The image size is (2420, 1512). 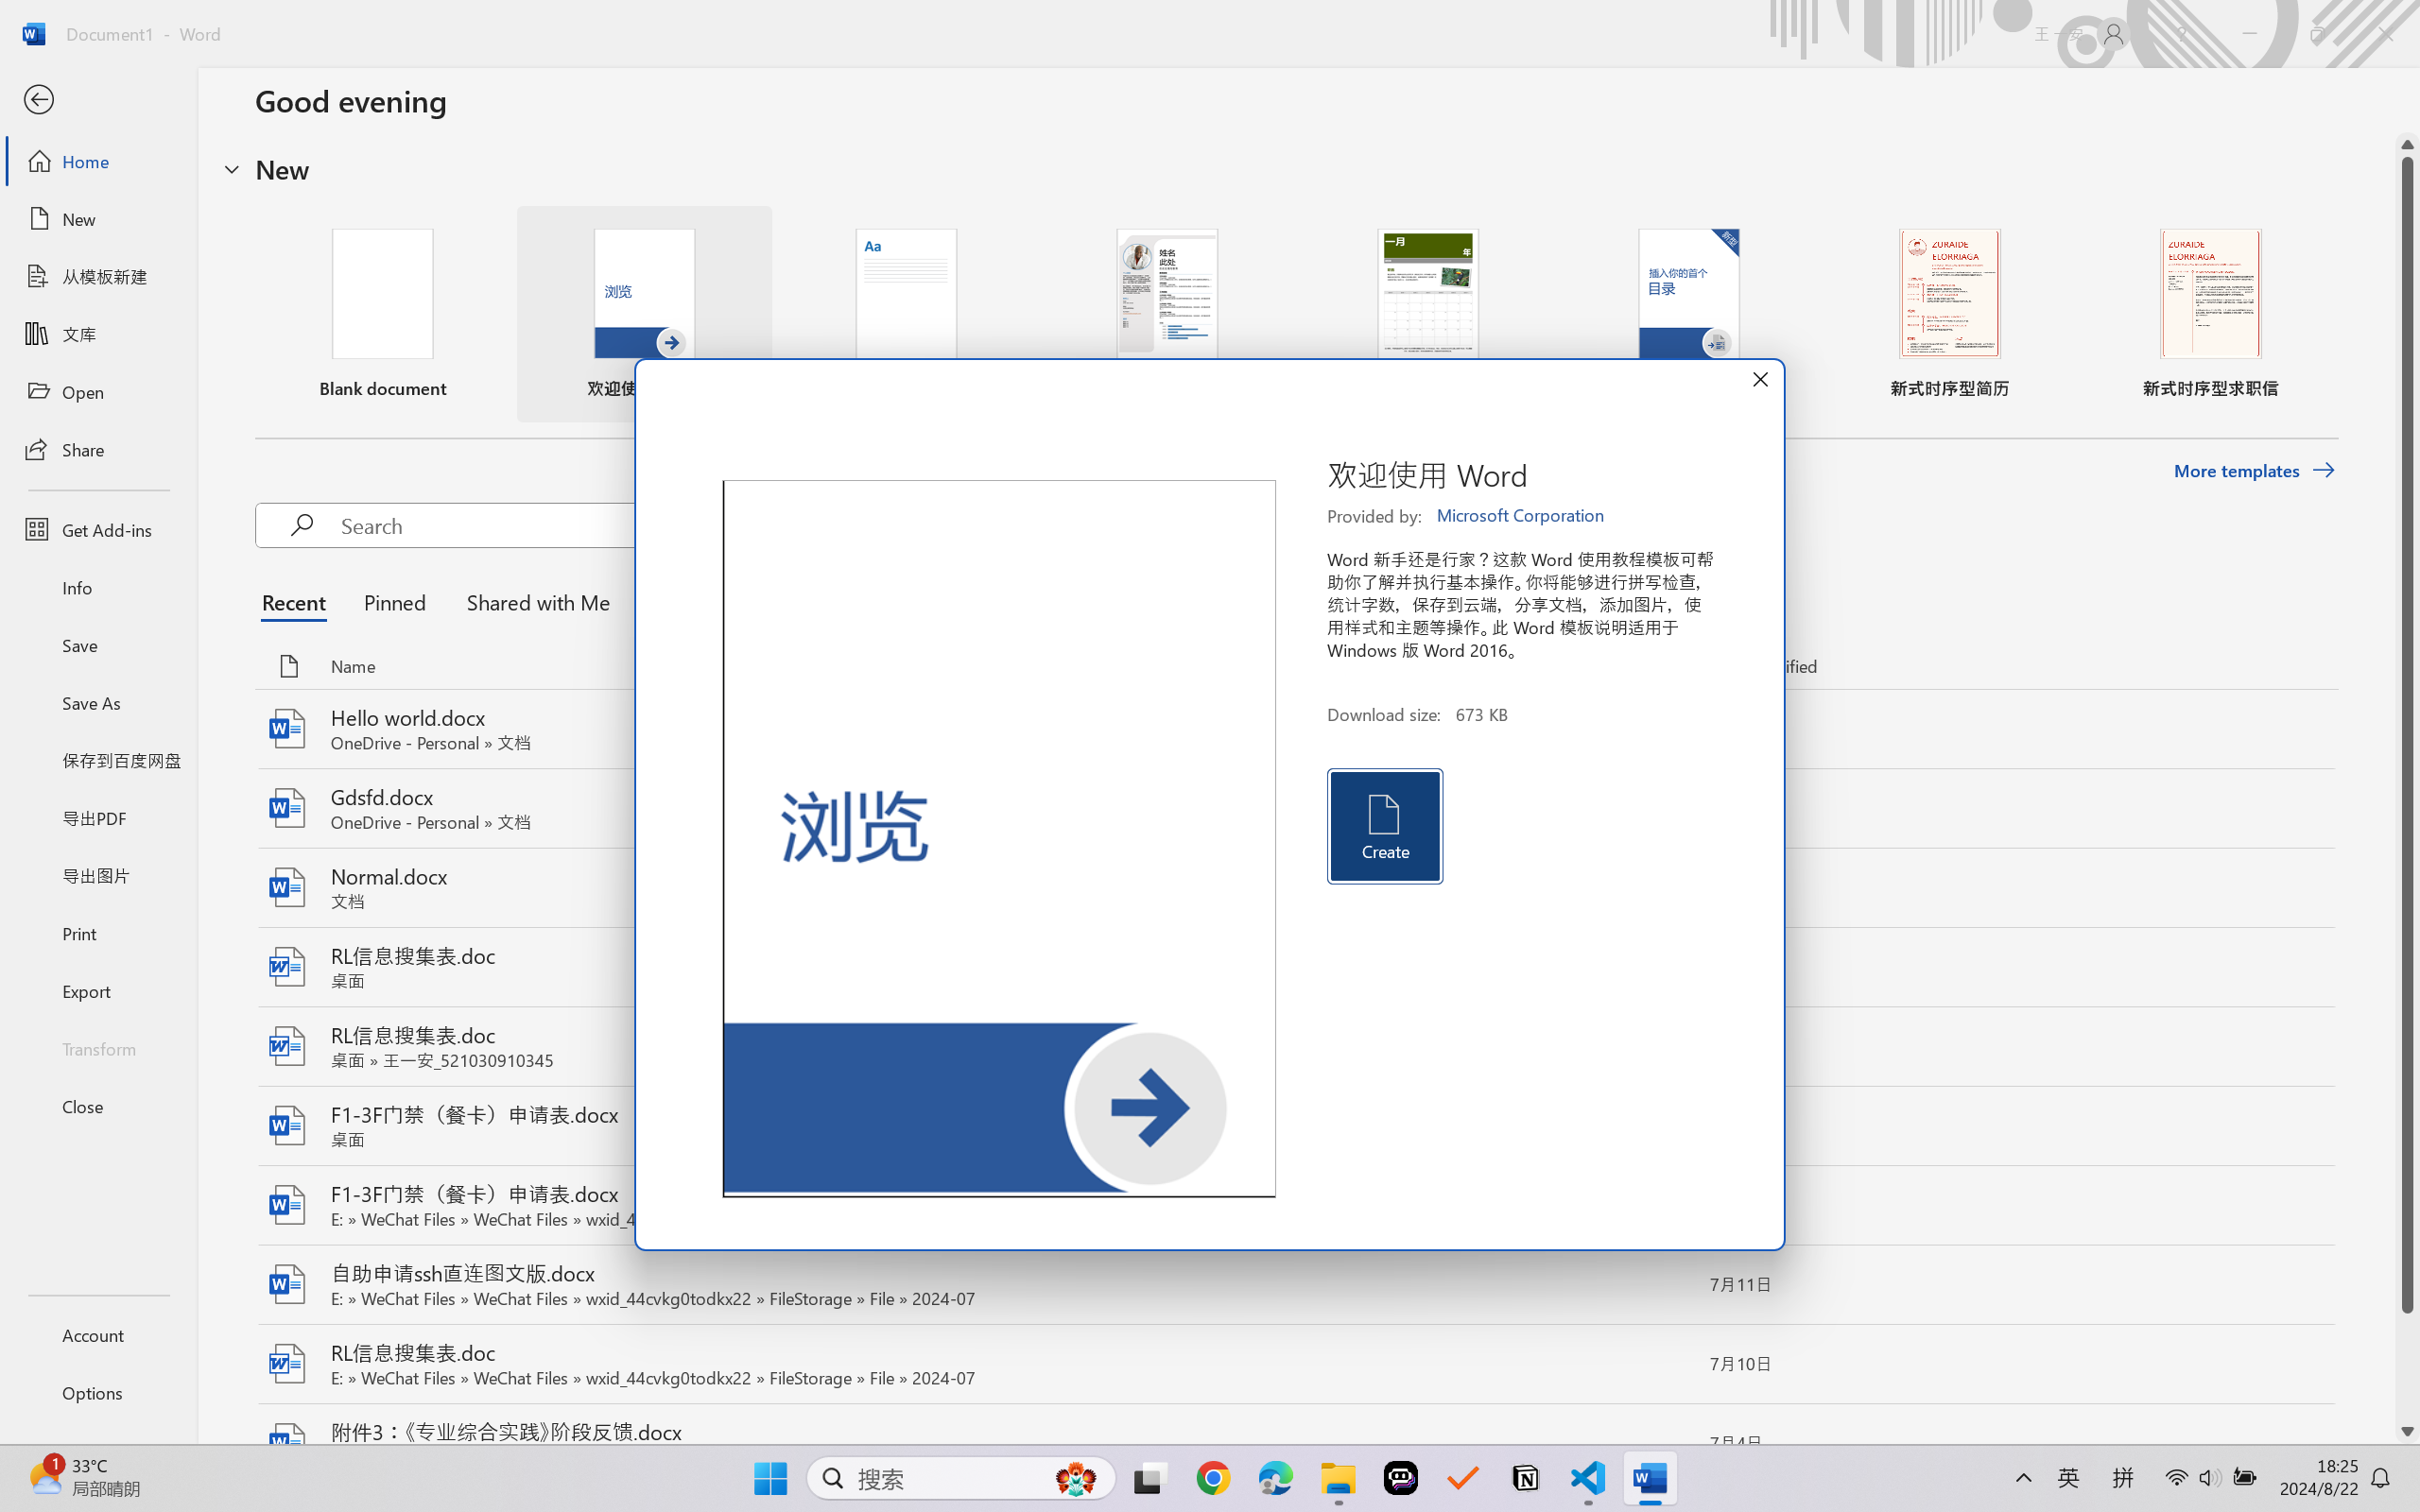 I want to click on 'Get Add-ins', so click(x=97, y=528).